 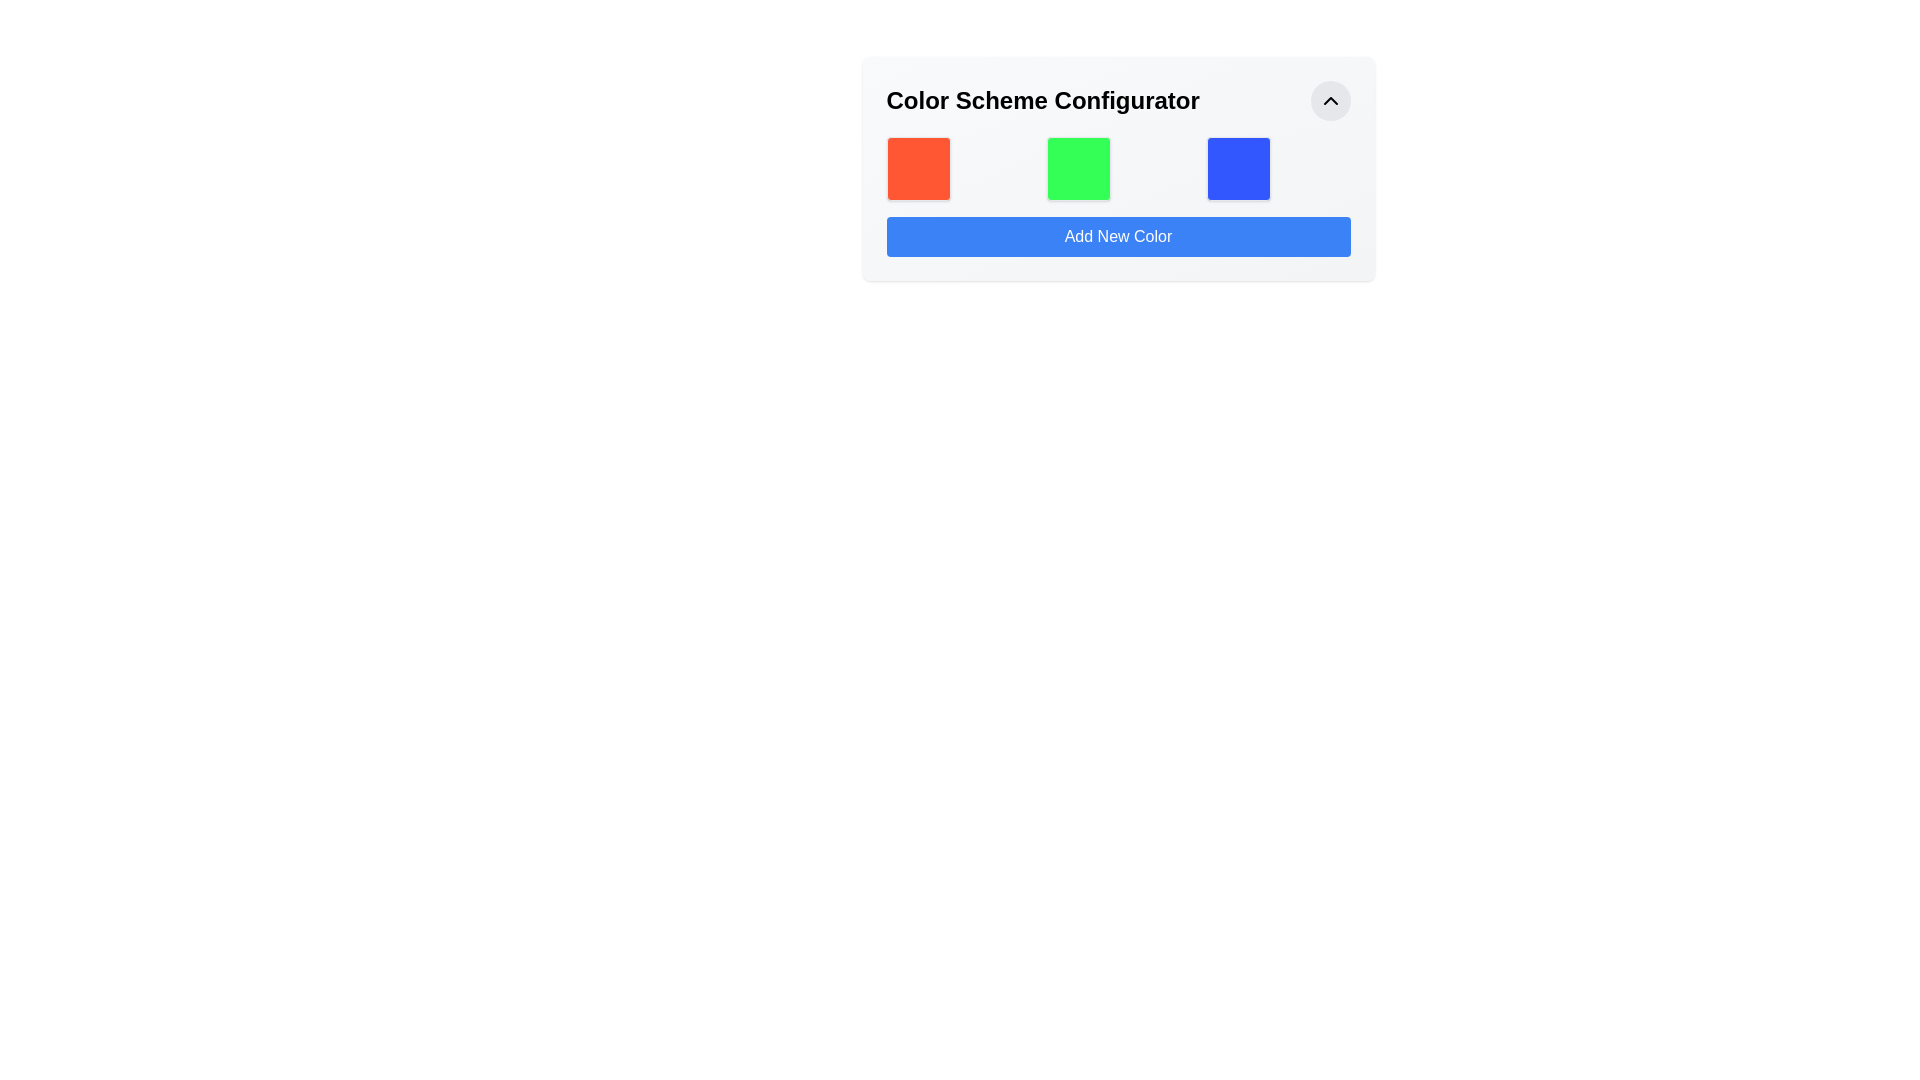 I want to click on the button with an upward chevron icon located in the top-right corner of the 'Color Scheme Configurator' section, so click(x=1330, y=100).